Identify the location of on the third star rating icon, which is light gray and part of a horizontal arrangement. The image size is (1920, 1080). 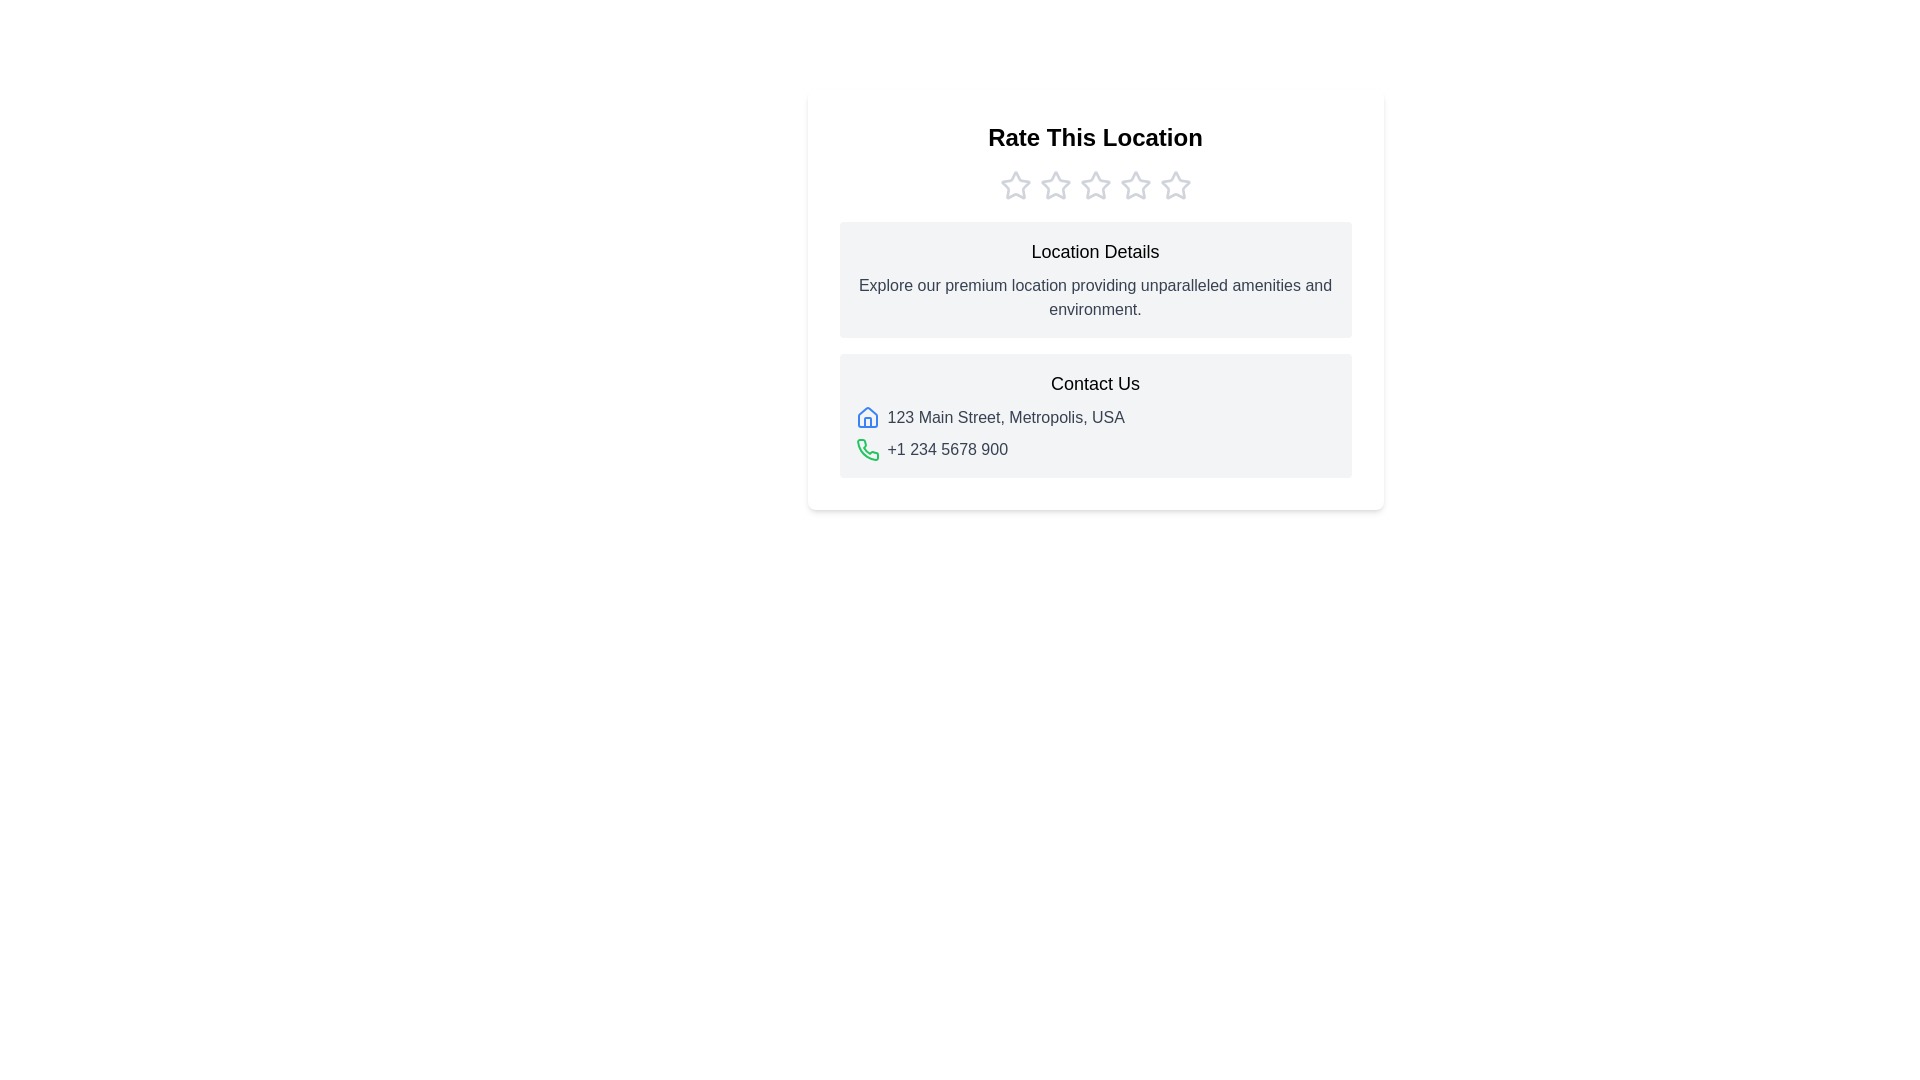
(1094, 185).